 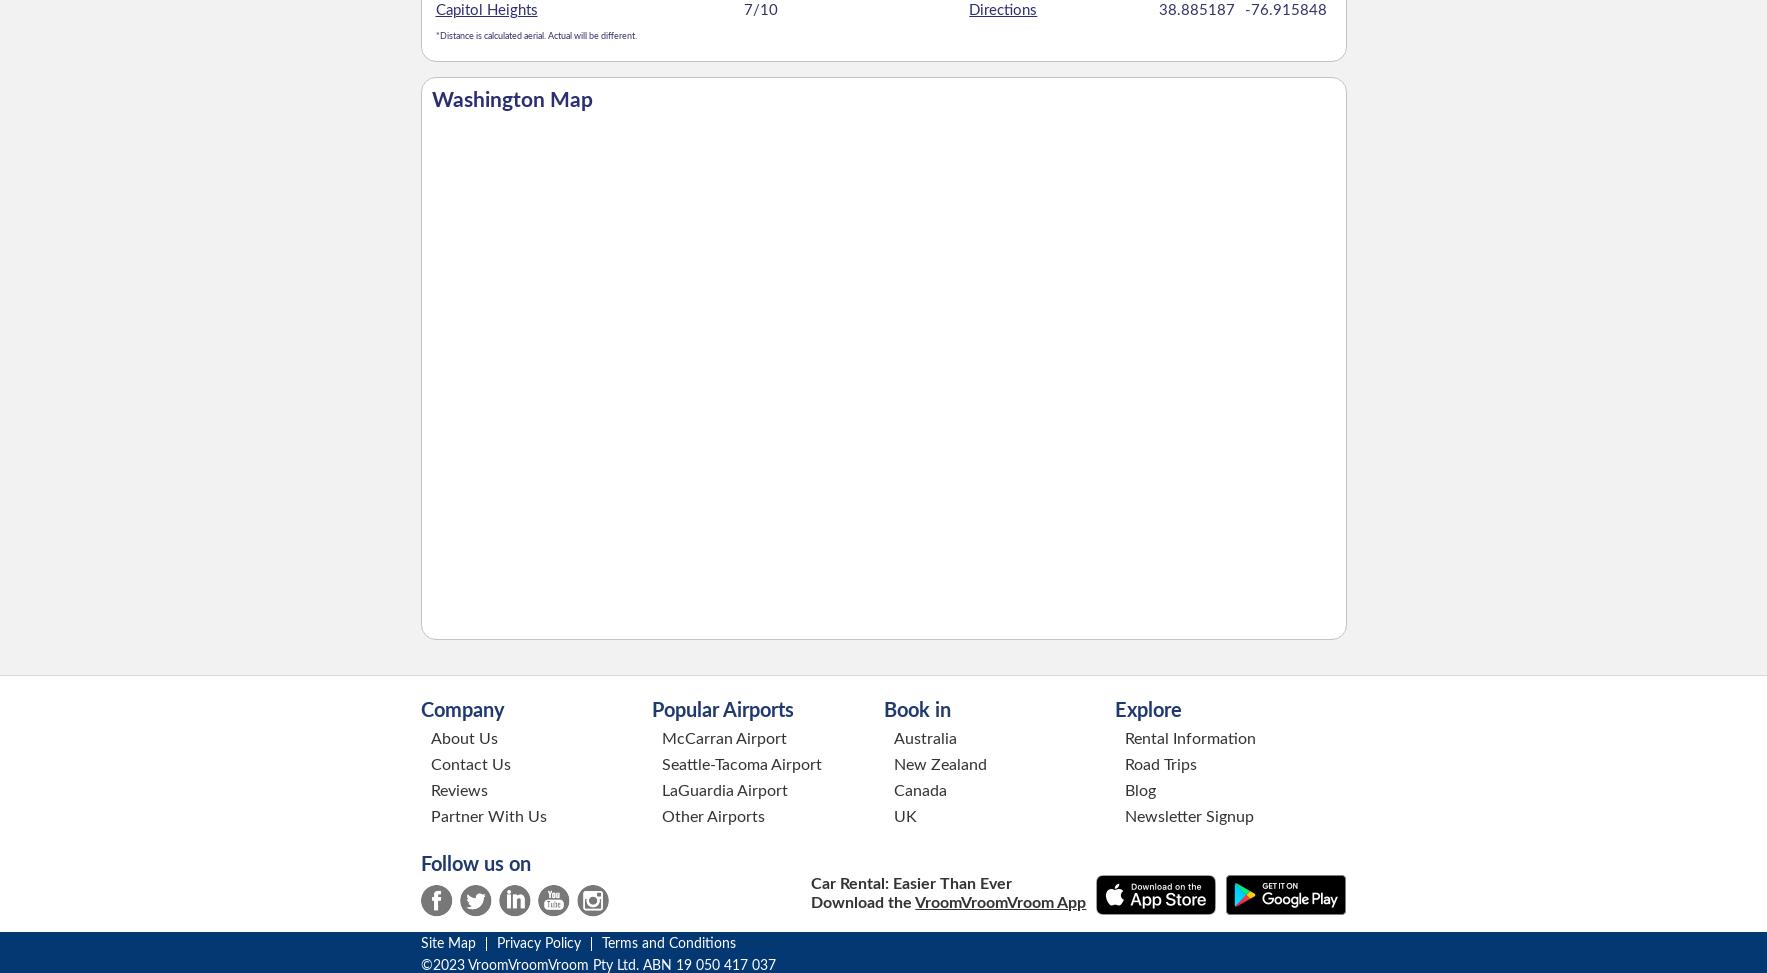 I want to click on 'Newsletter Signup', so click(x=1188, y=814).